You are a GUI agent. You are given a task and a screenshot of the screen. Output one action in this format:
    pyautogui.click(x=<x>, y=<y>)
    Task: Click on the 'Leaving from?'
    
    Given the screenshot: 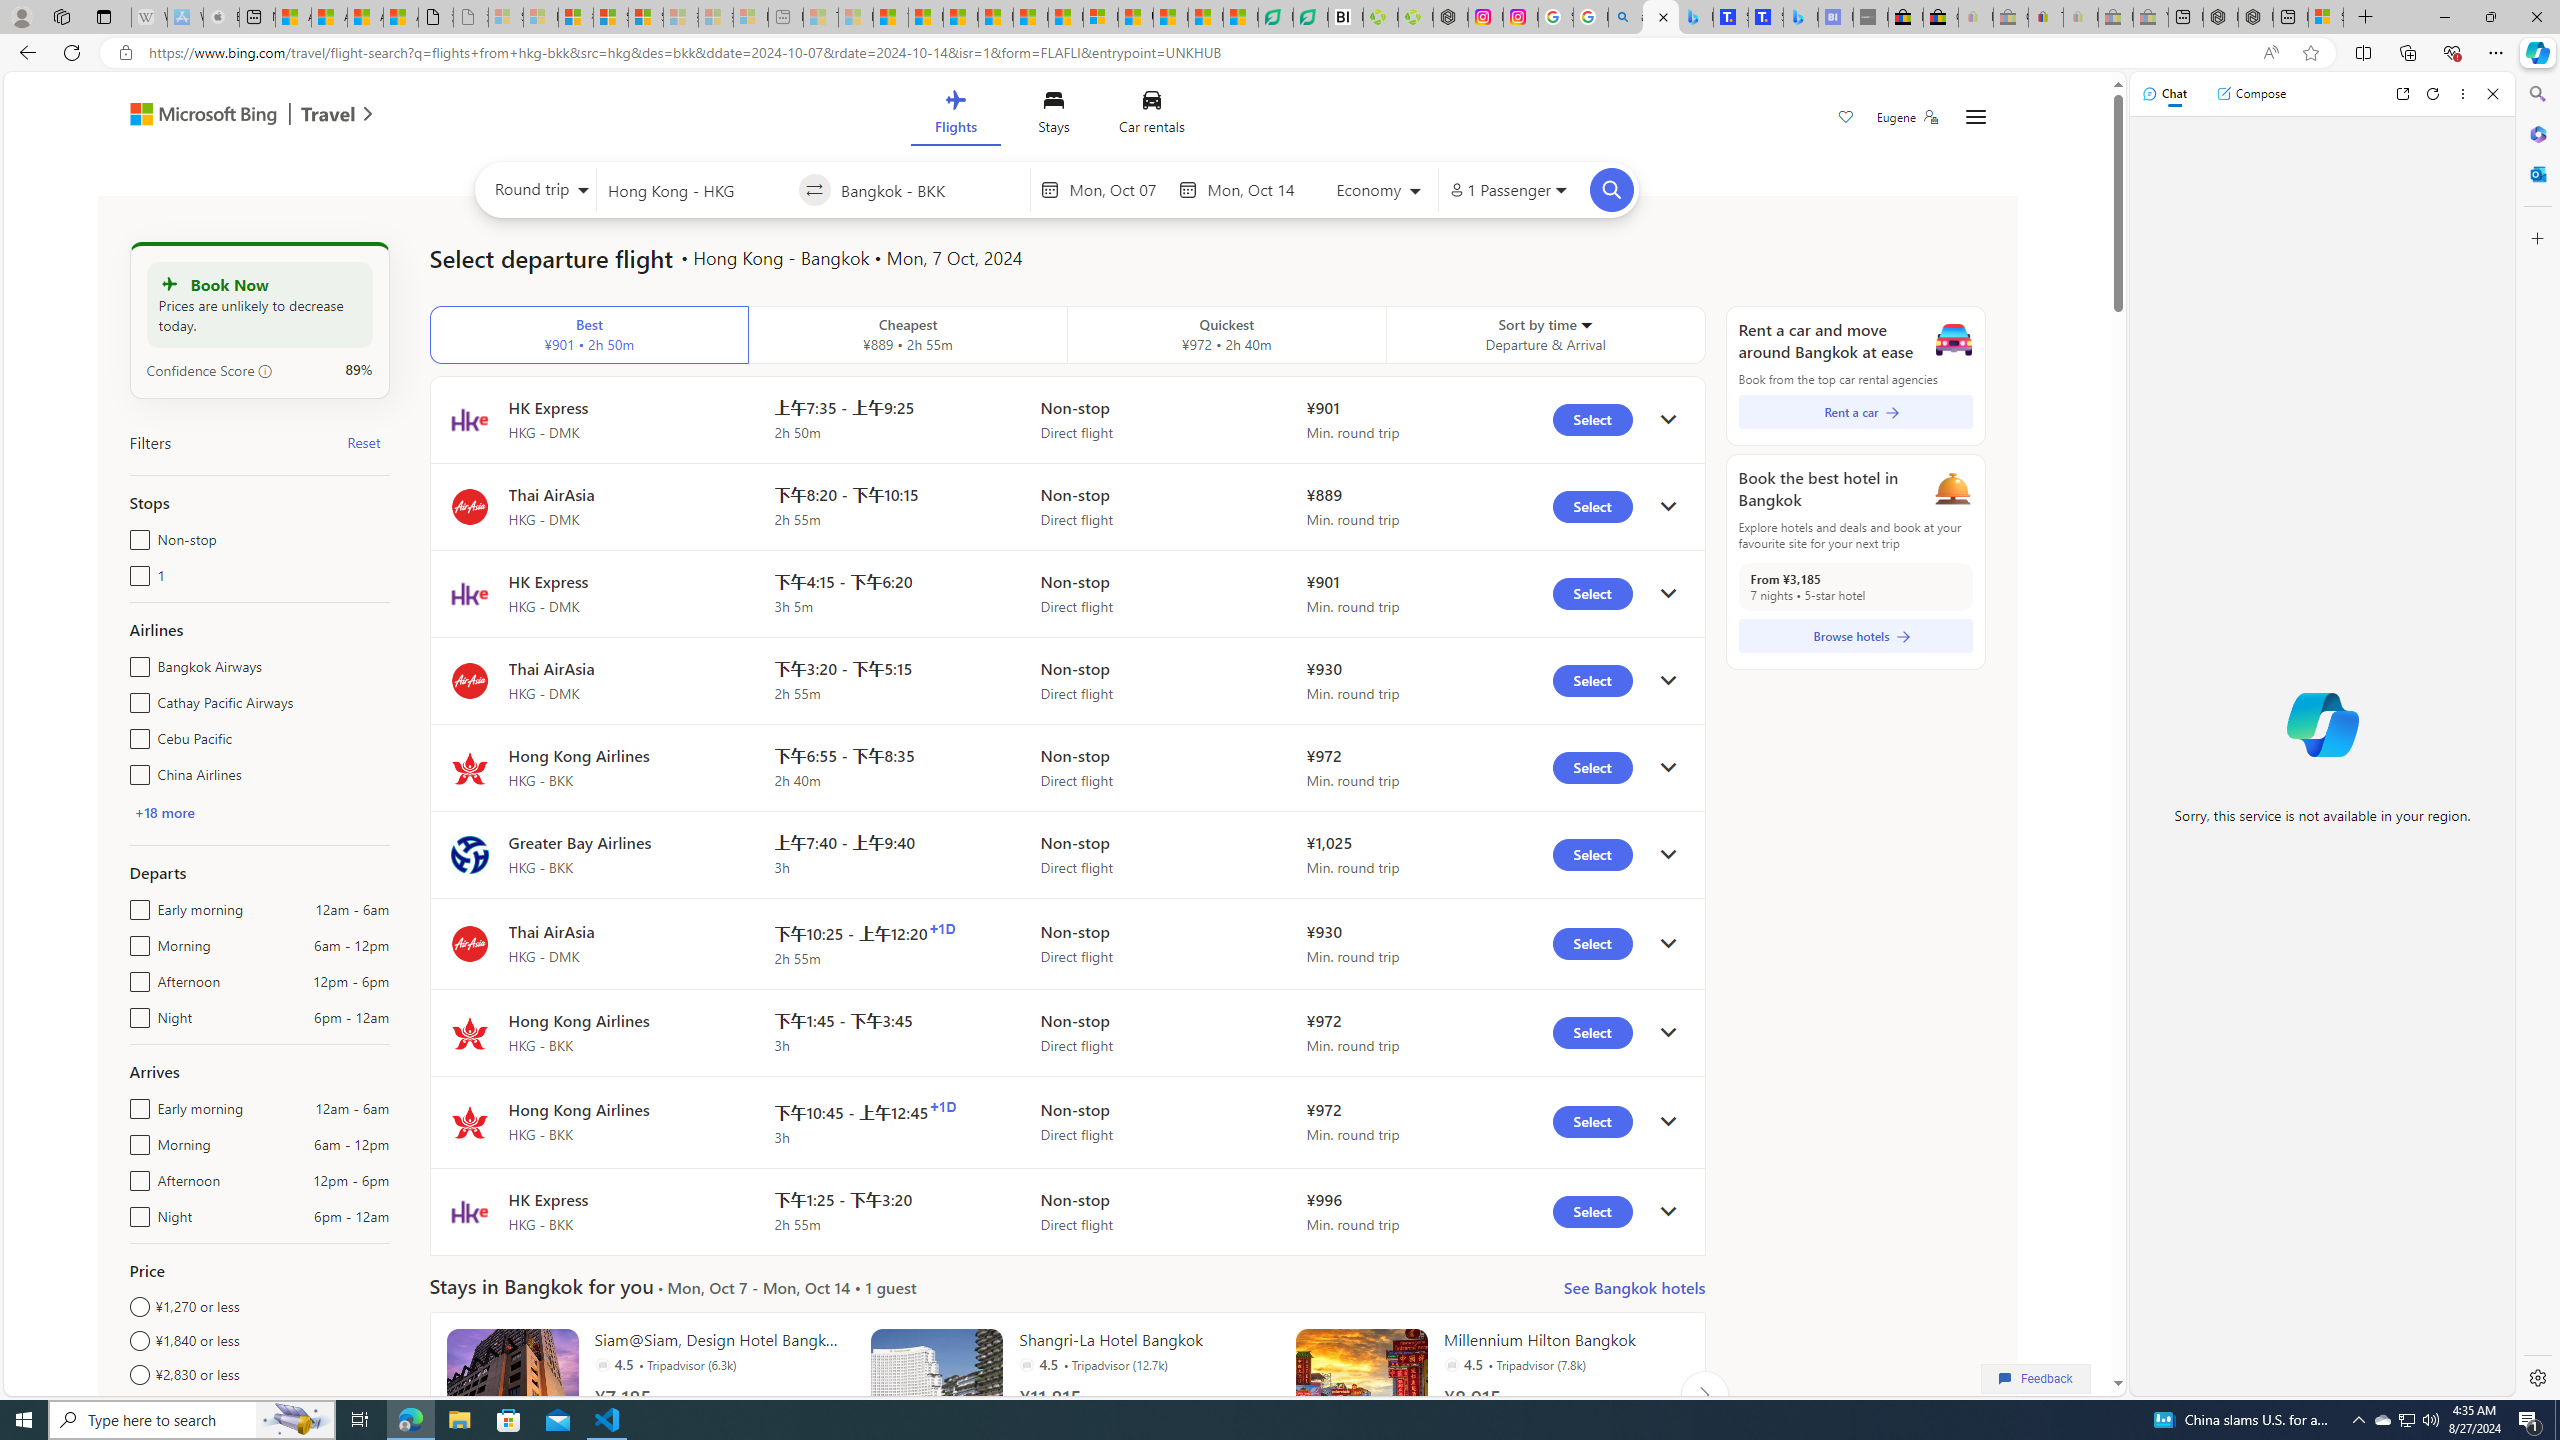 What is the action you would take?
    pyautogui.click(x=697, y=188)
    